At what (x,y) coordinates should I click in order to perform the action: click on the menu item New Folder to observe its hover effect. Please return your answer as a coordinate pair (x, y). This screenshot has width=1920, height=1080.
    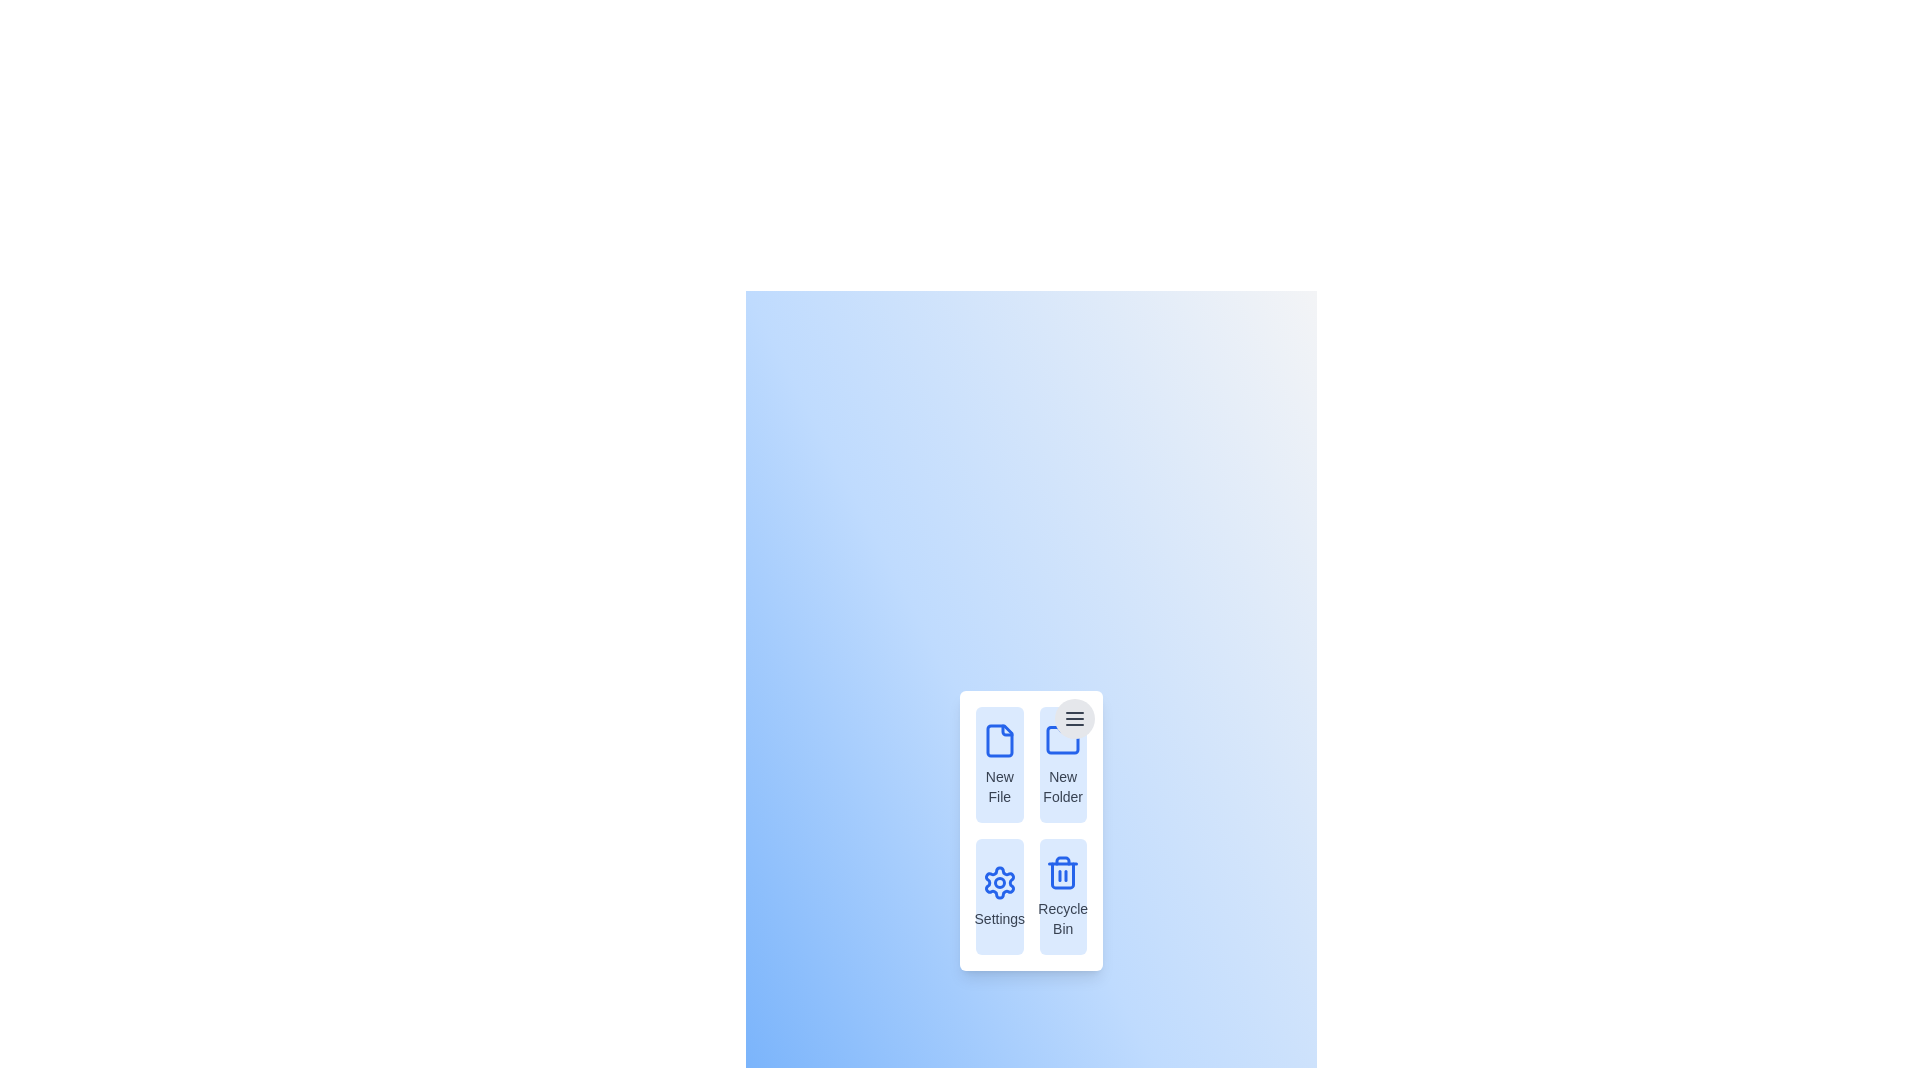
    Looking at the image, I should click on (1062, 764).